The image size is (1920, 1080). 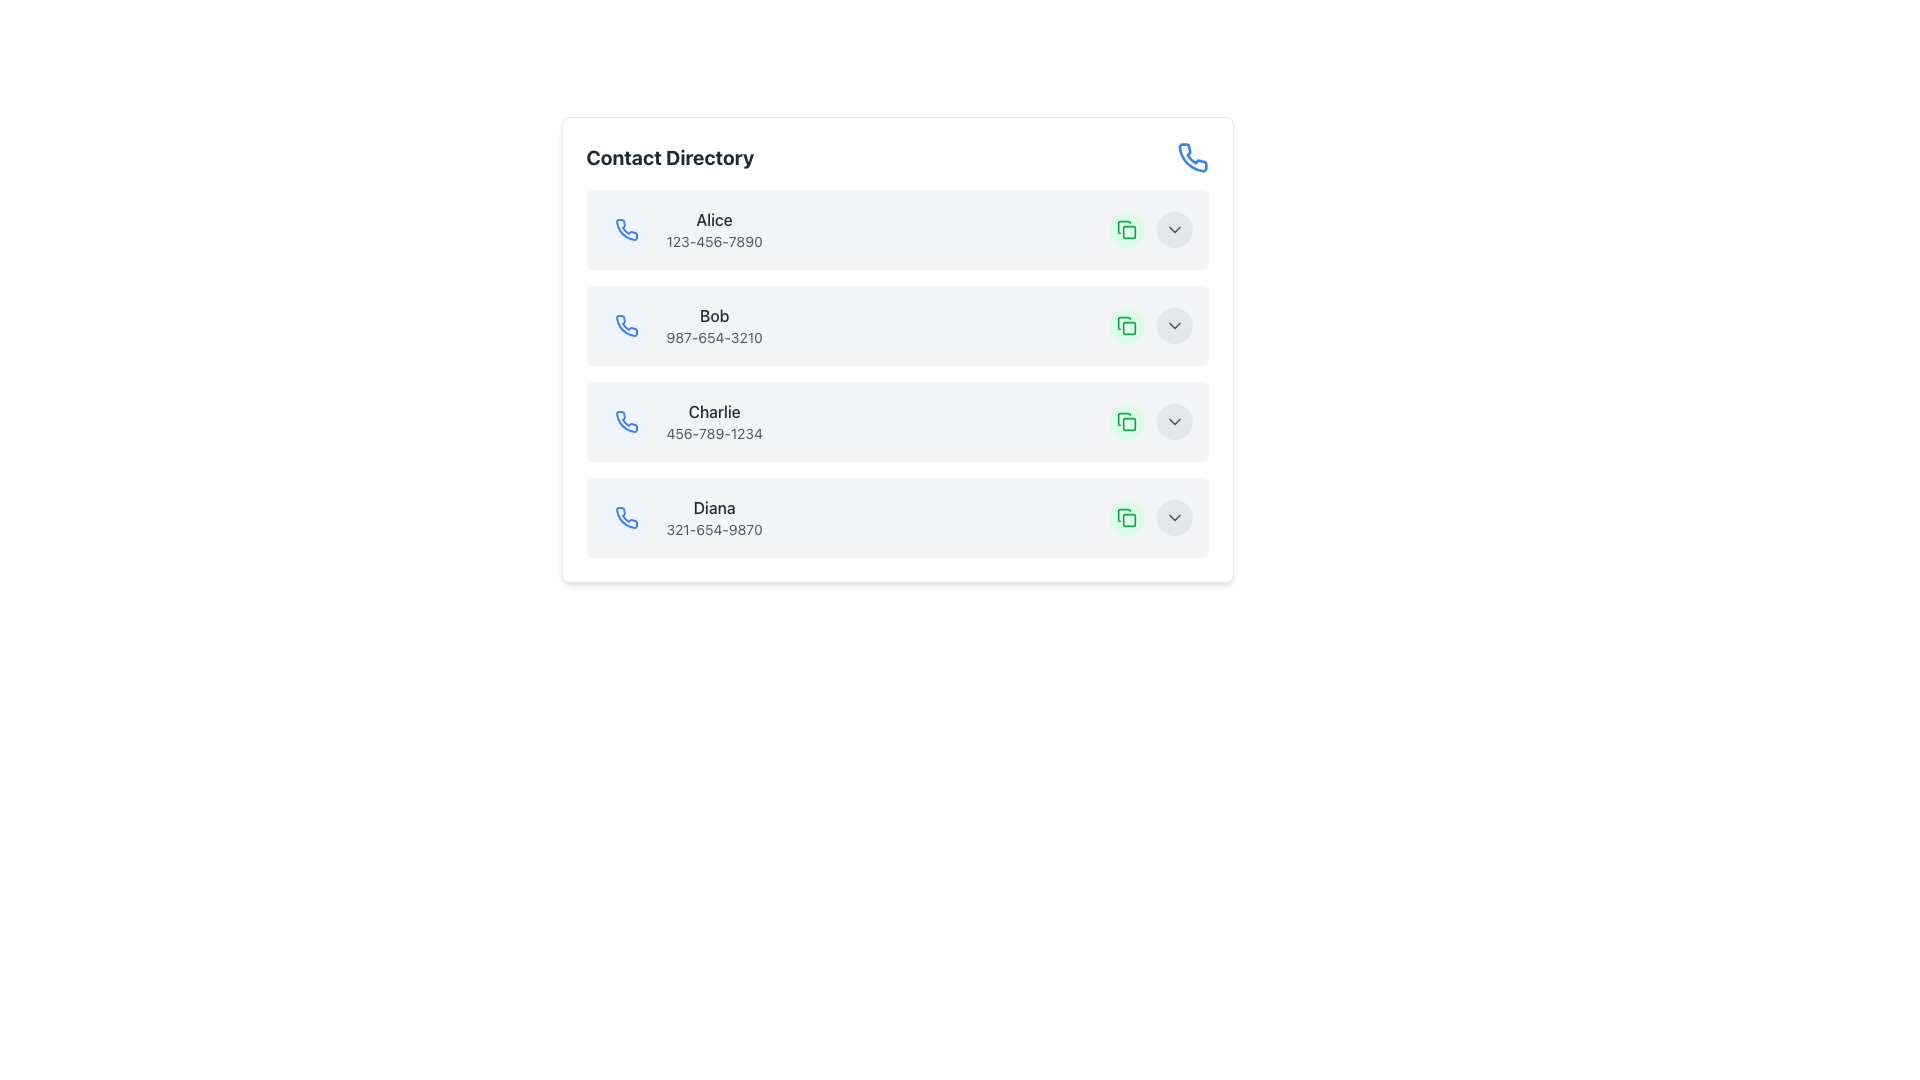 I want to click on the smaller square icon associated with copying Charlie's contact details, located, so click(x=1128, y=423).